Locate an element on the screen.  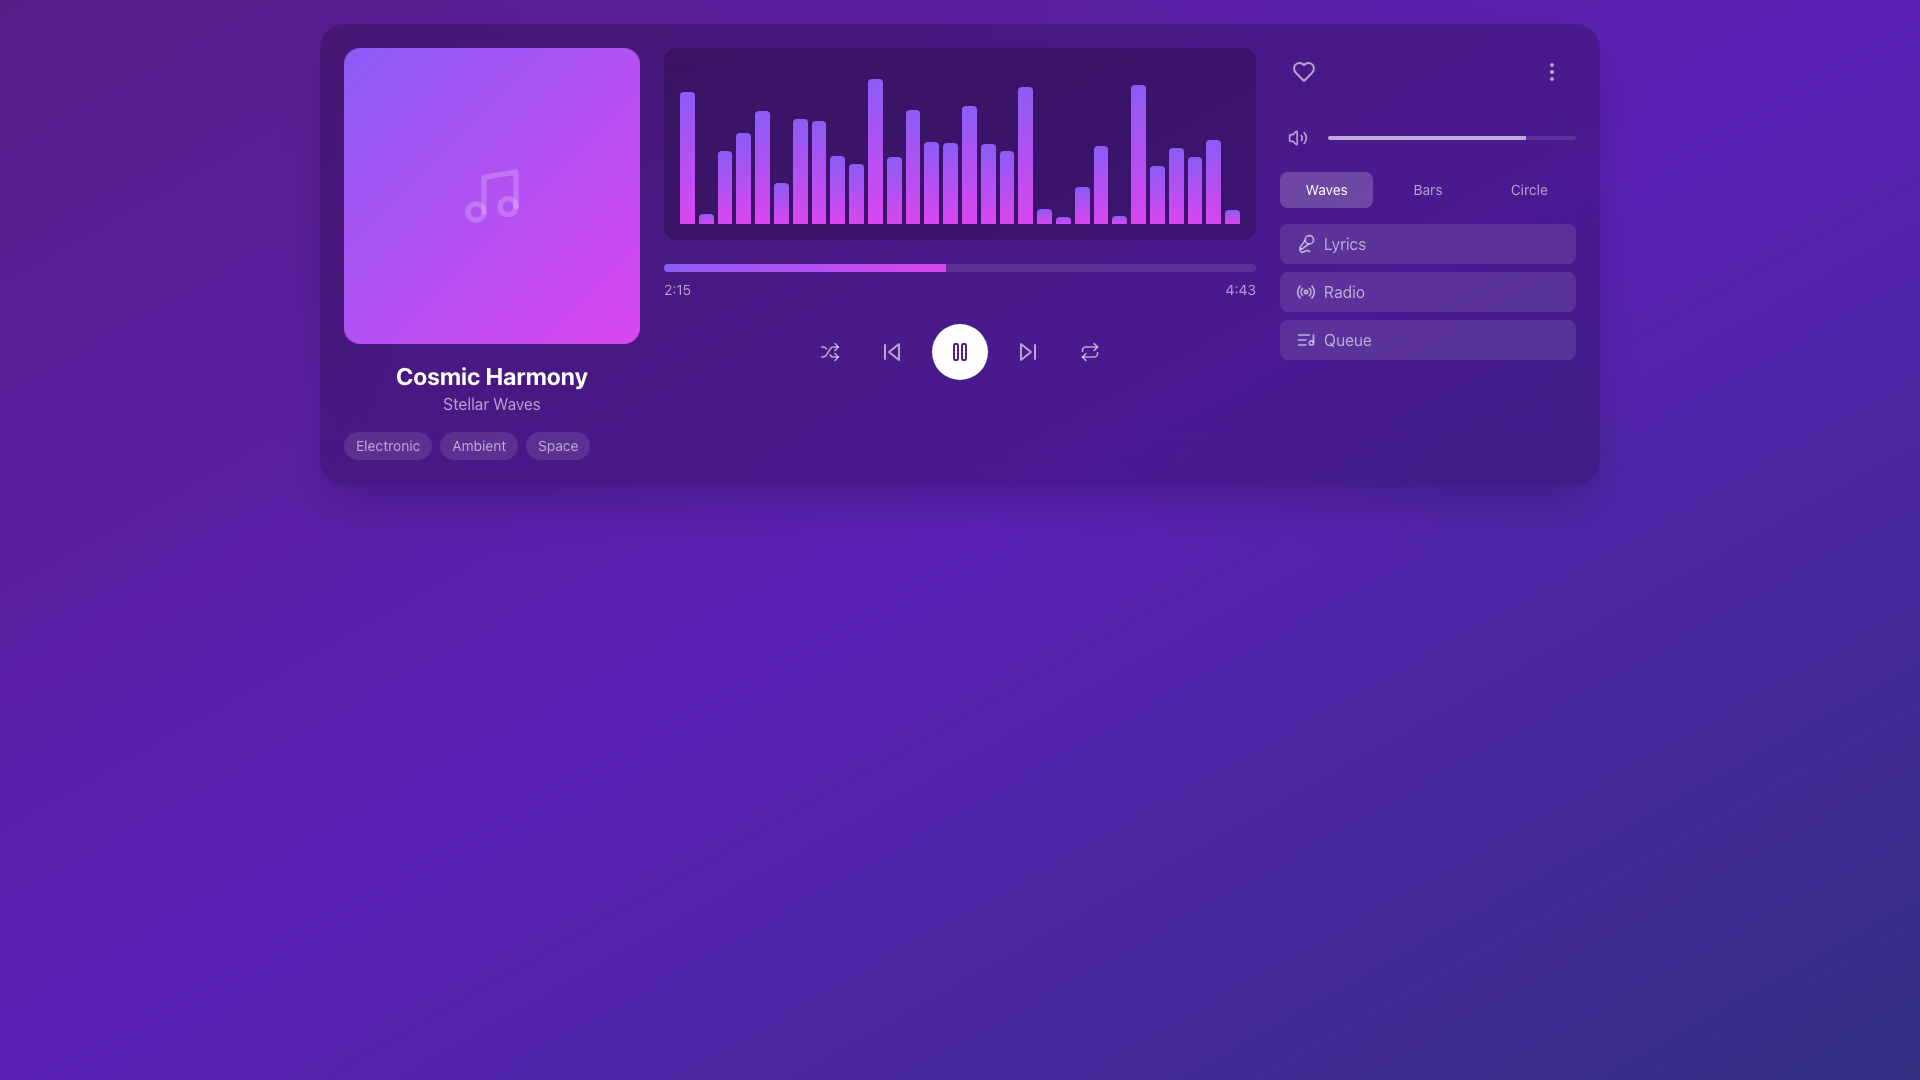
the interactive progress bar located centrally below the waveform visualization and above the playback controls is located at coordinates (960, 281).